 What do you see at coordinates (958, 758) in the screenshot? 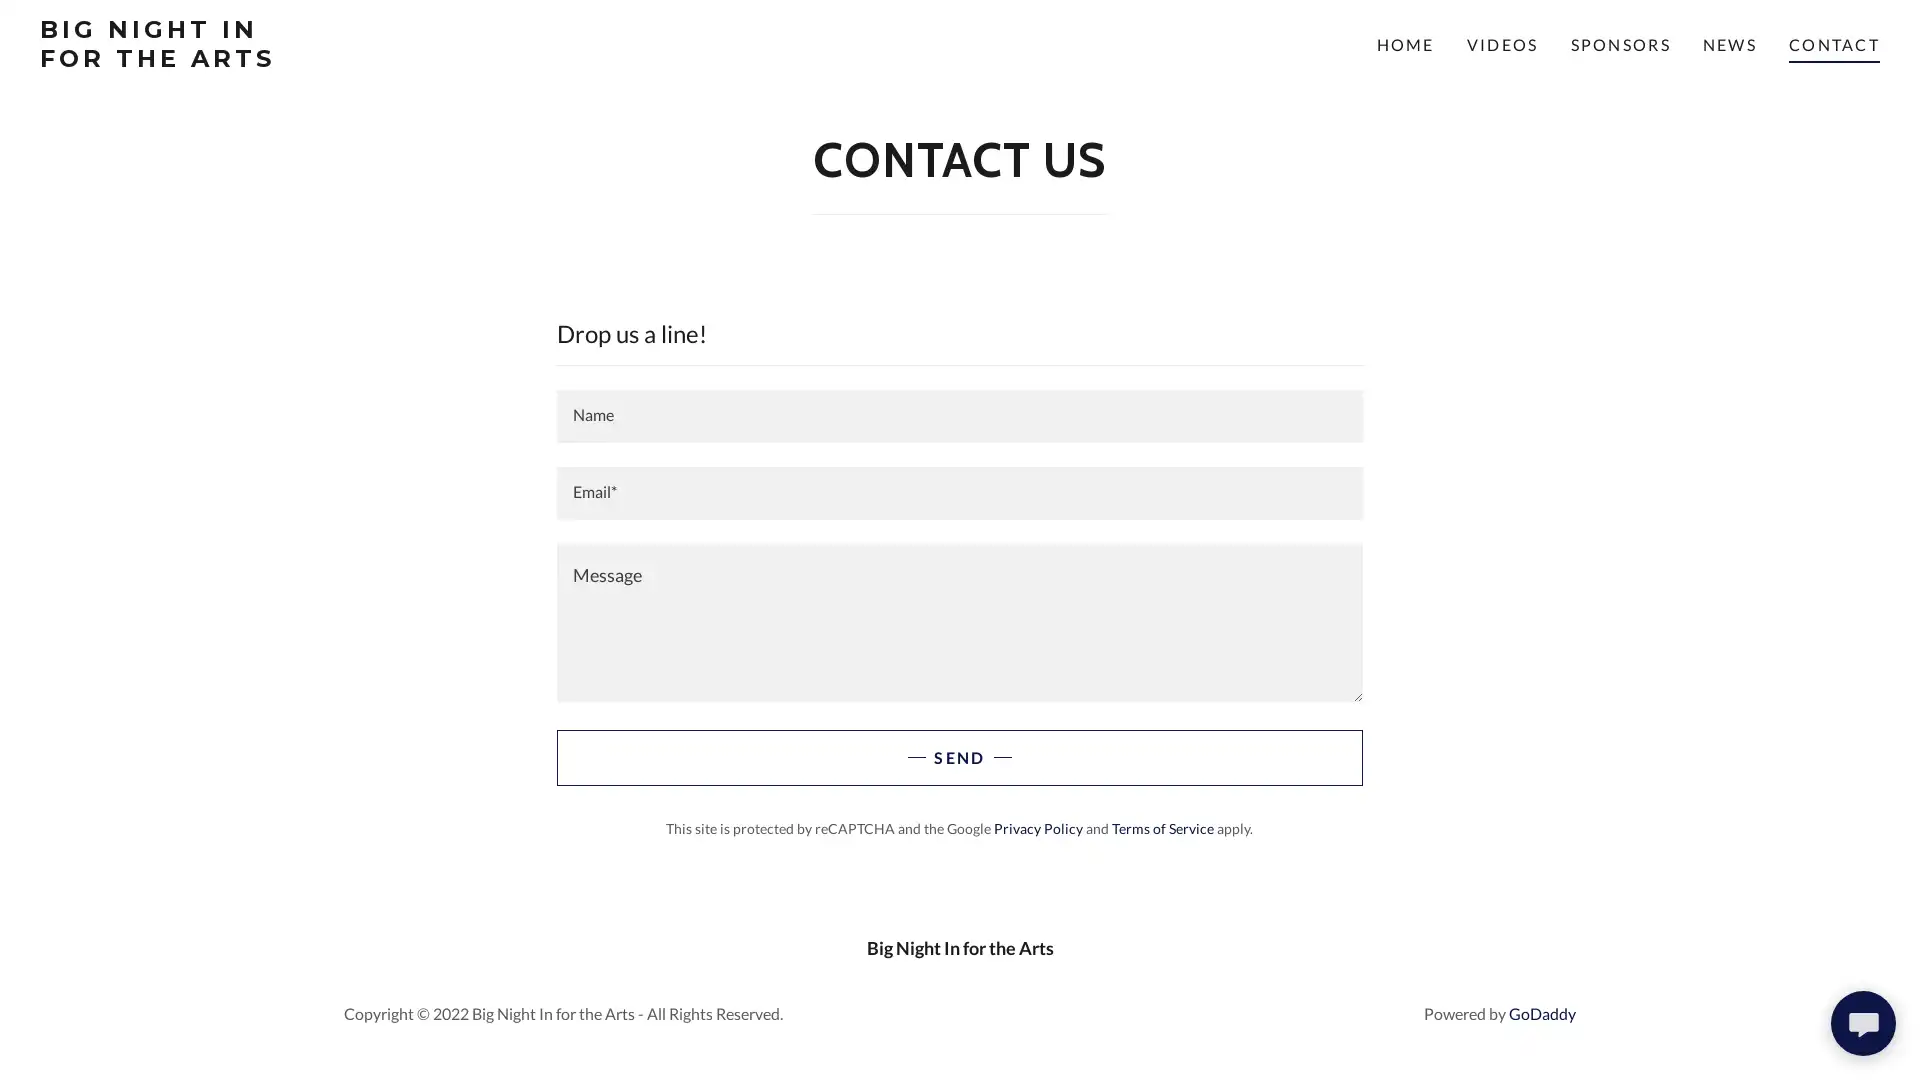
I see `SEND` at bounding box center [958, 758].